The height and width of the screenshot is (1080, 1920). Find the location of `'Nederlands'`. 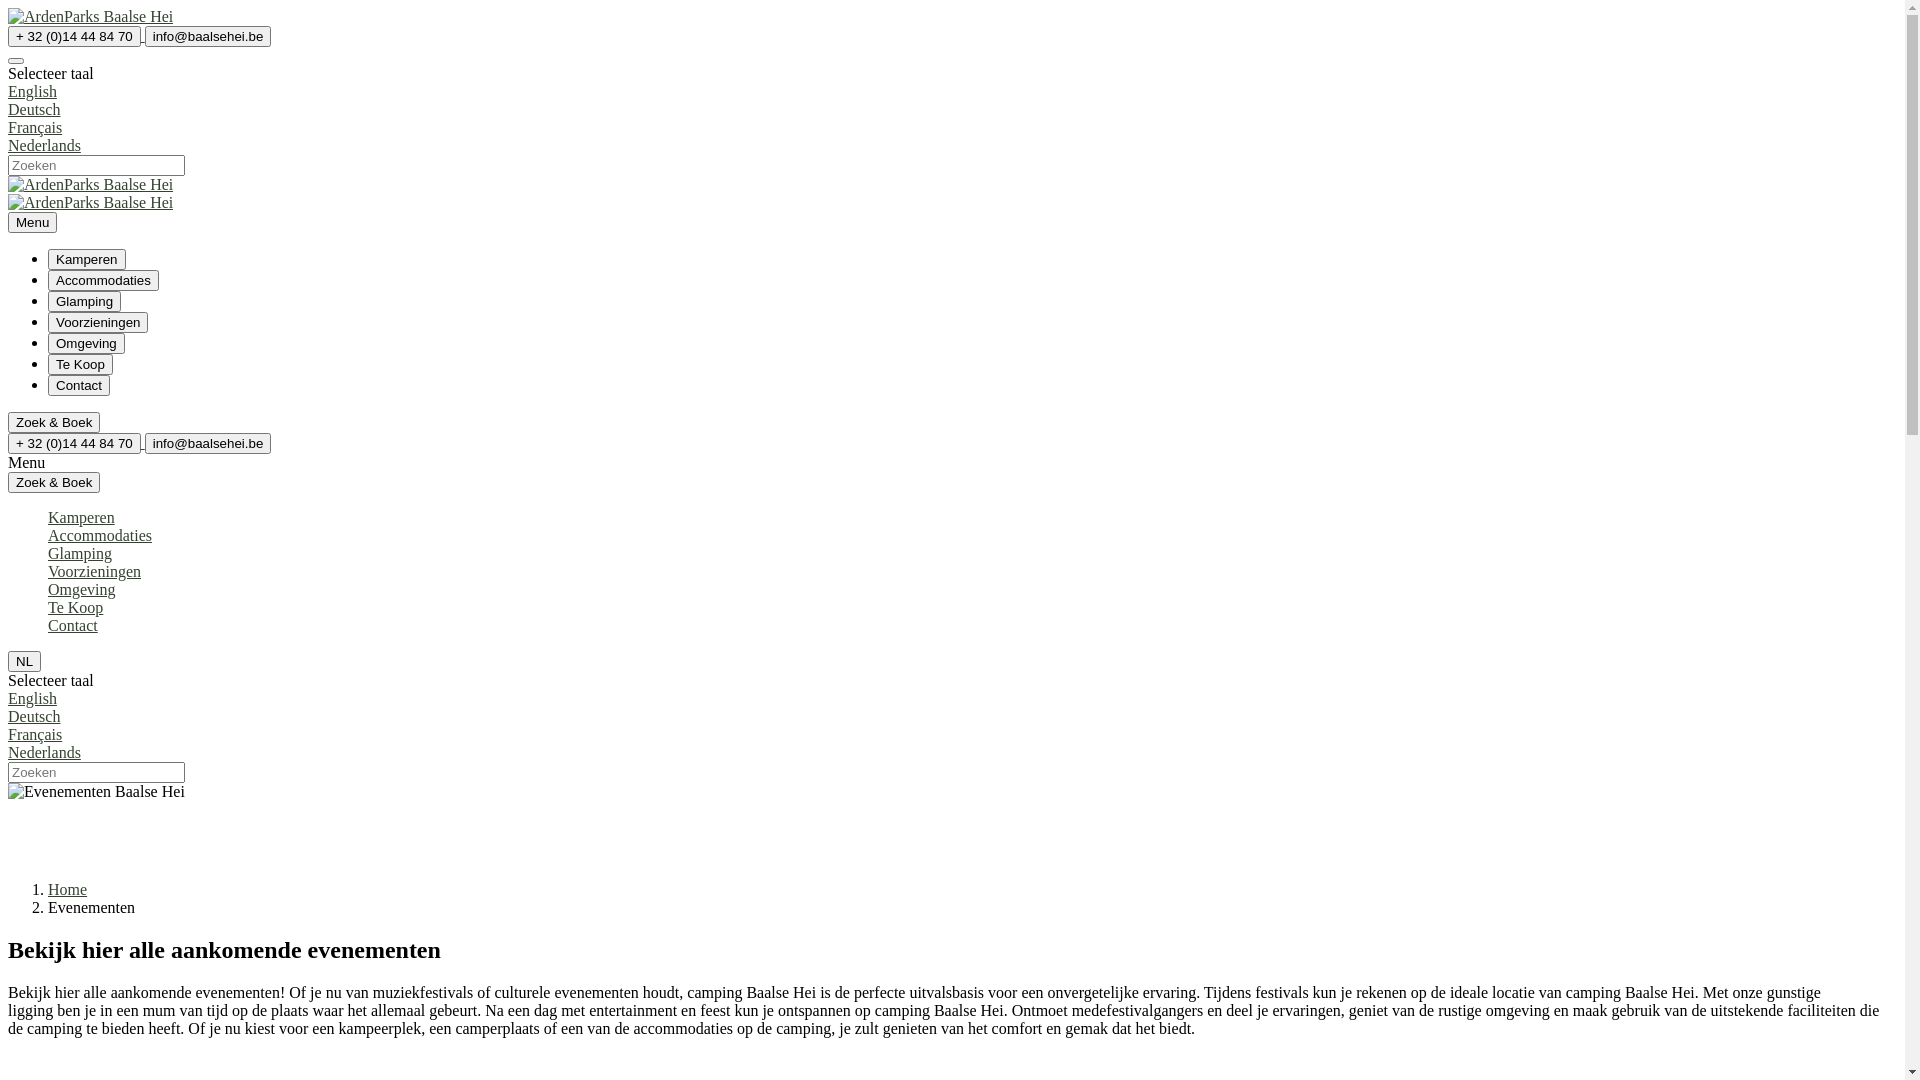

'Nederlands' is located at coordinates (8, 153).